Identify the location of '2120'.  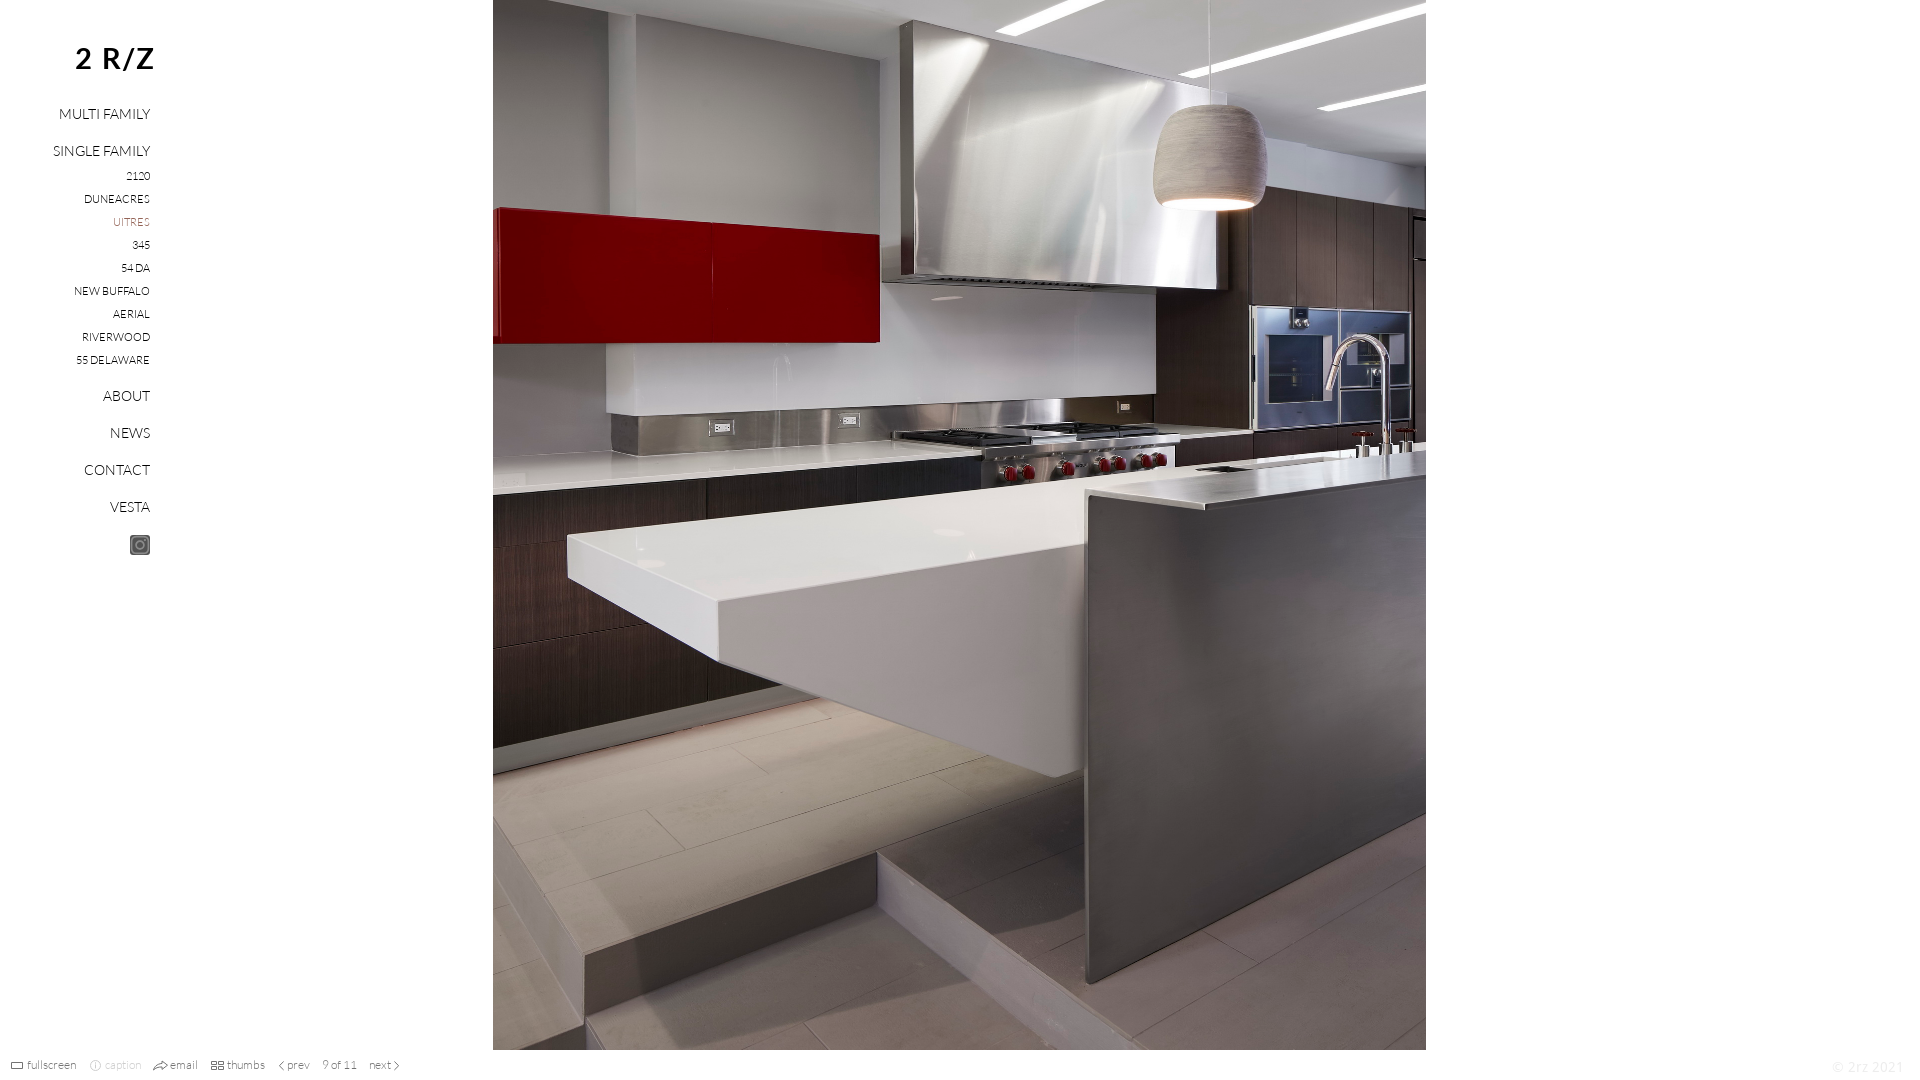
(137, 175).